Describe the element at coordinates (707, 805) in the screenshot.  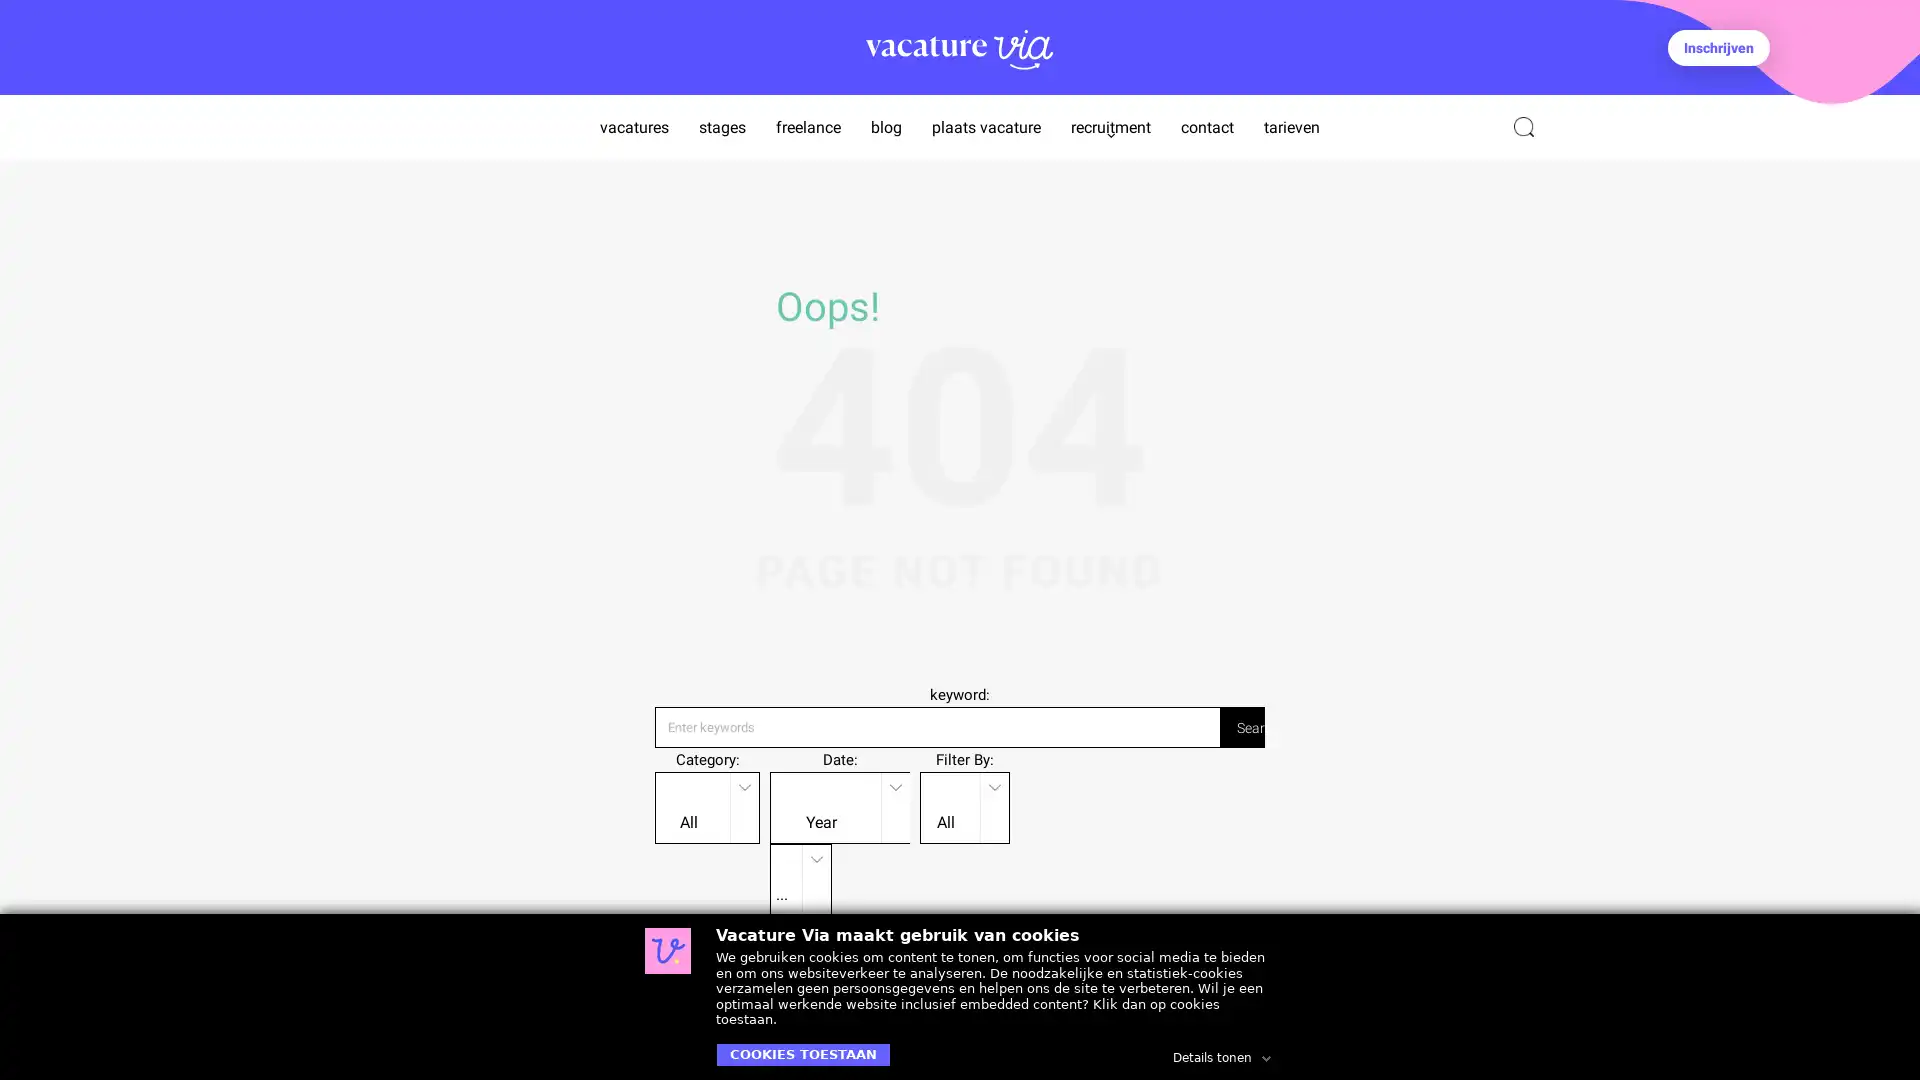
I see `All All` at that location.